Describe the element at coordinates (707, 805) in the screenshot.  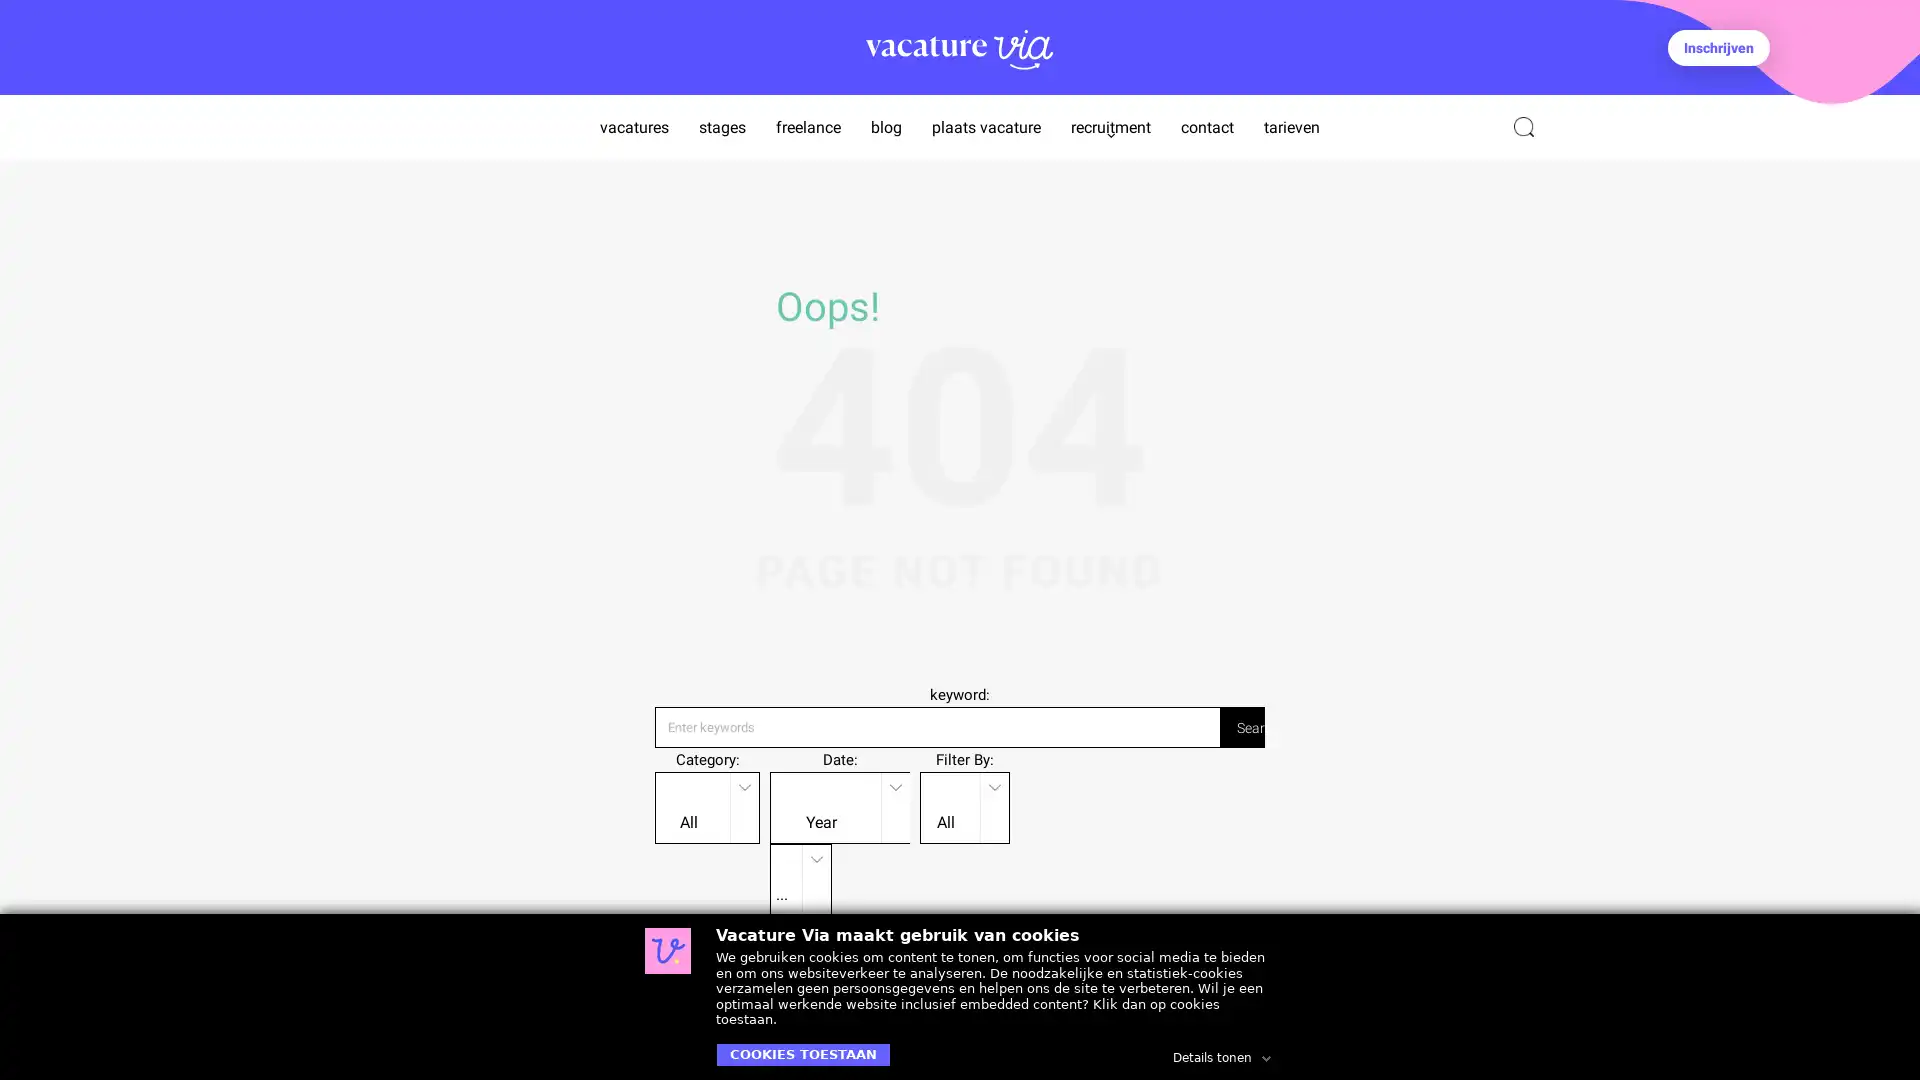
I see `All All` at that location.